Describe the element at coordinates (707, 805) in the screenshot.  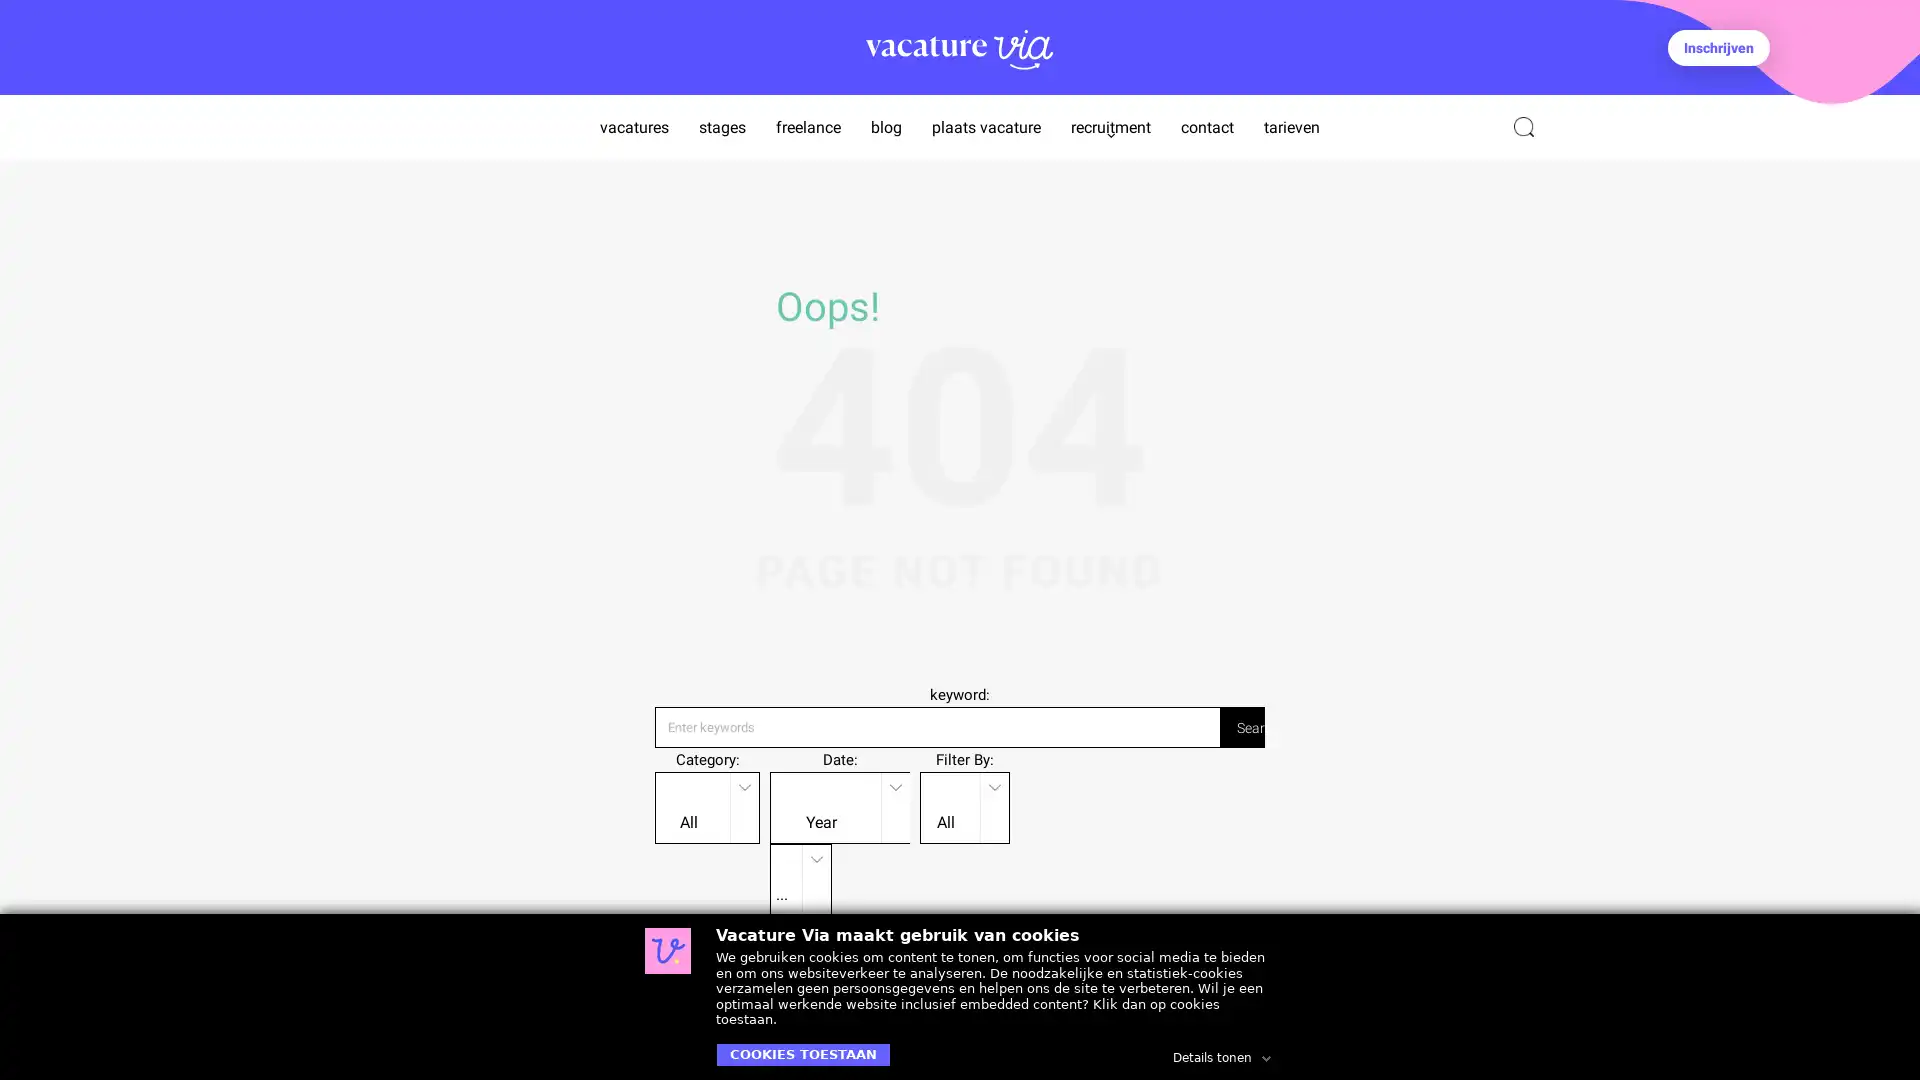
I see `All All` at that location.